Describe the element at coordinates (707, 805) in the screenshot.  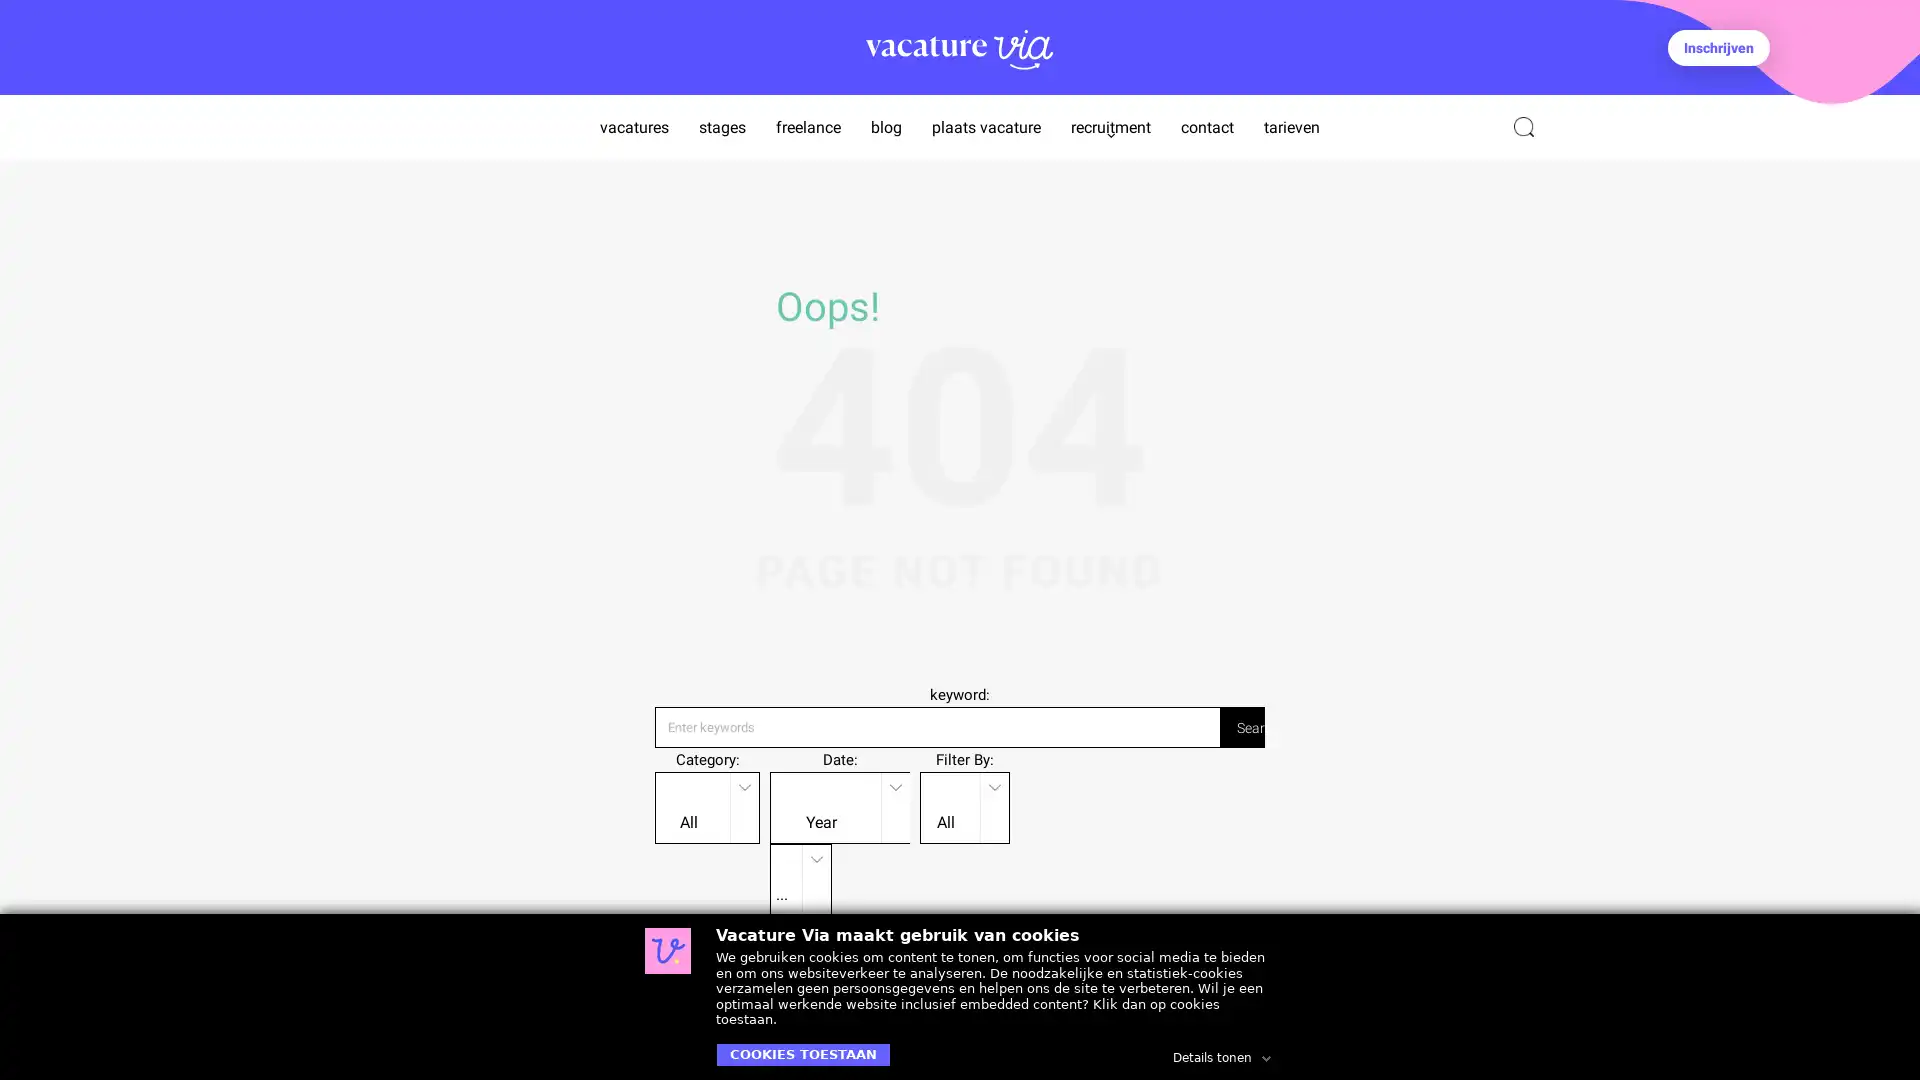
I see `All All` at that location.